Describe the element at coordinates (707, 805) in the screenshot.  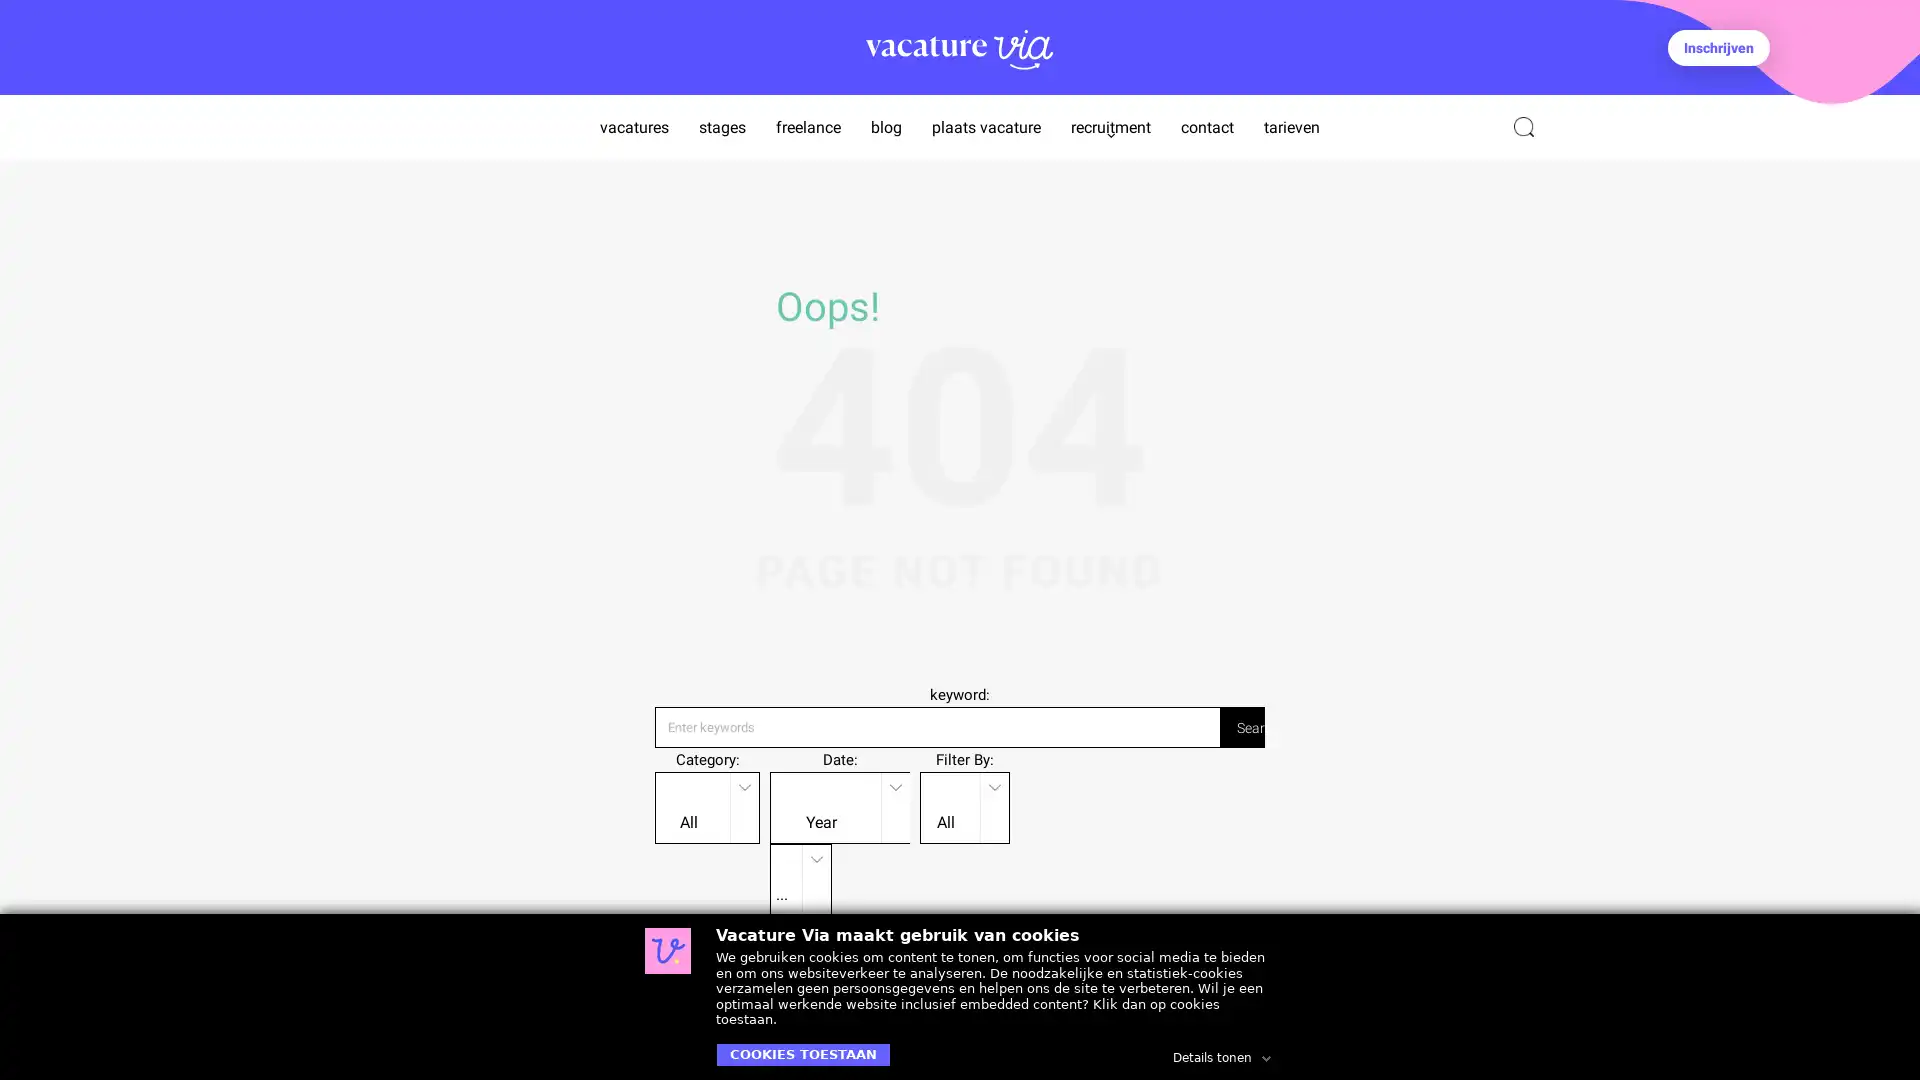
I see `All All` at that location.